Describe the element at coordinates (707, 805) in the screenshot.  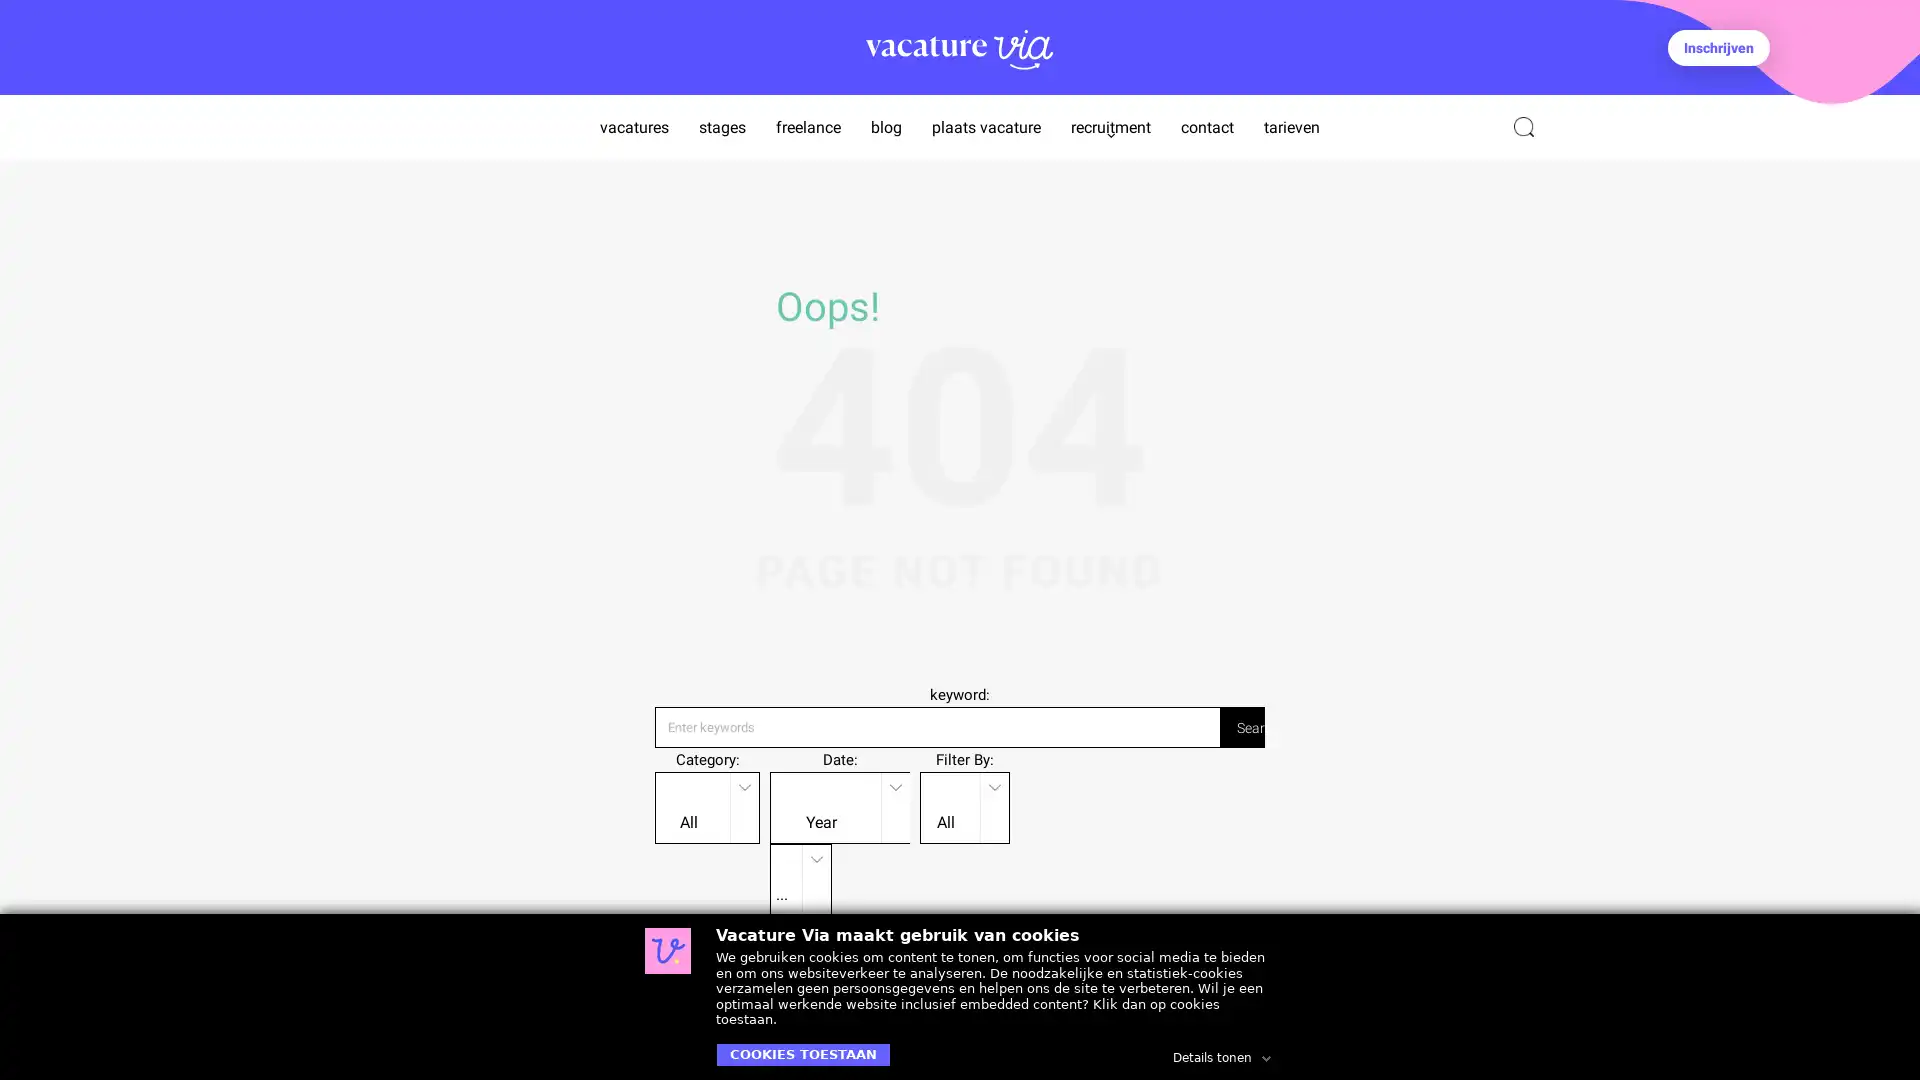
I see `All All` at that location.